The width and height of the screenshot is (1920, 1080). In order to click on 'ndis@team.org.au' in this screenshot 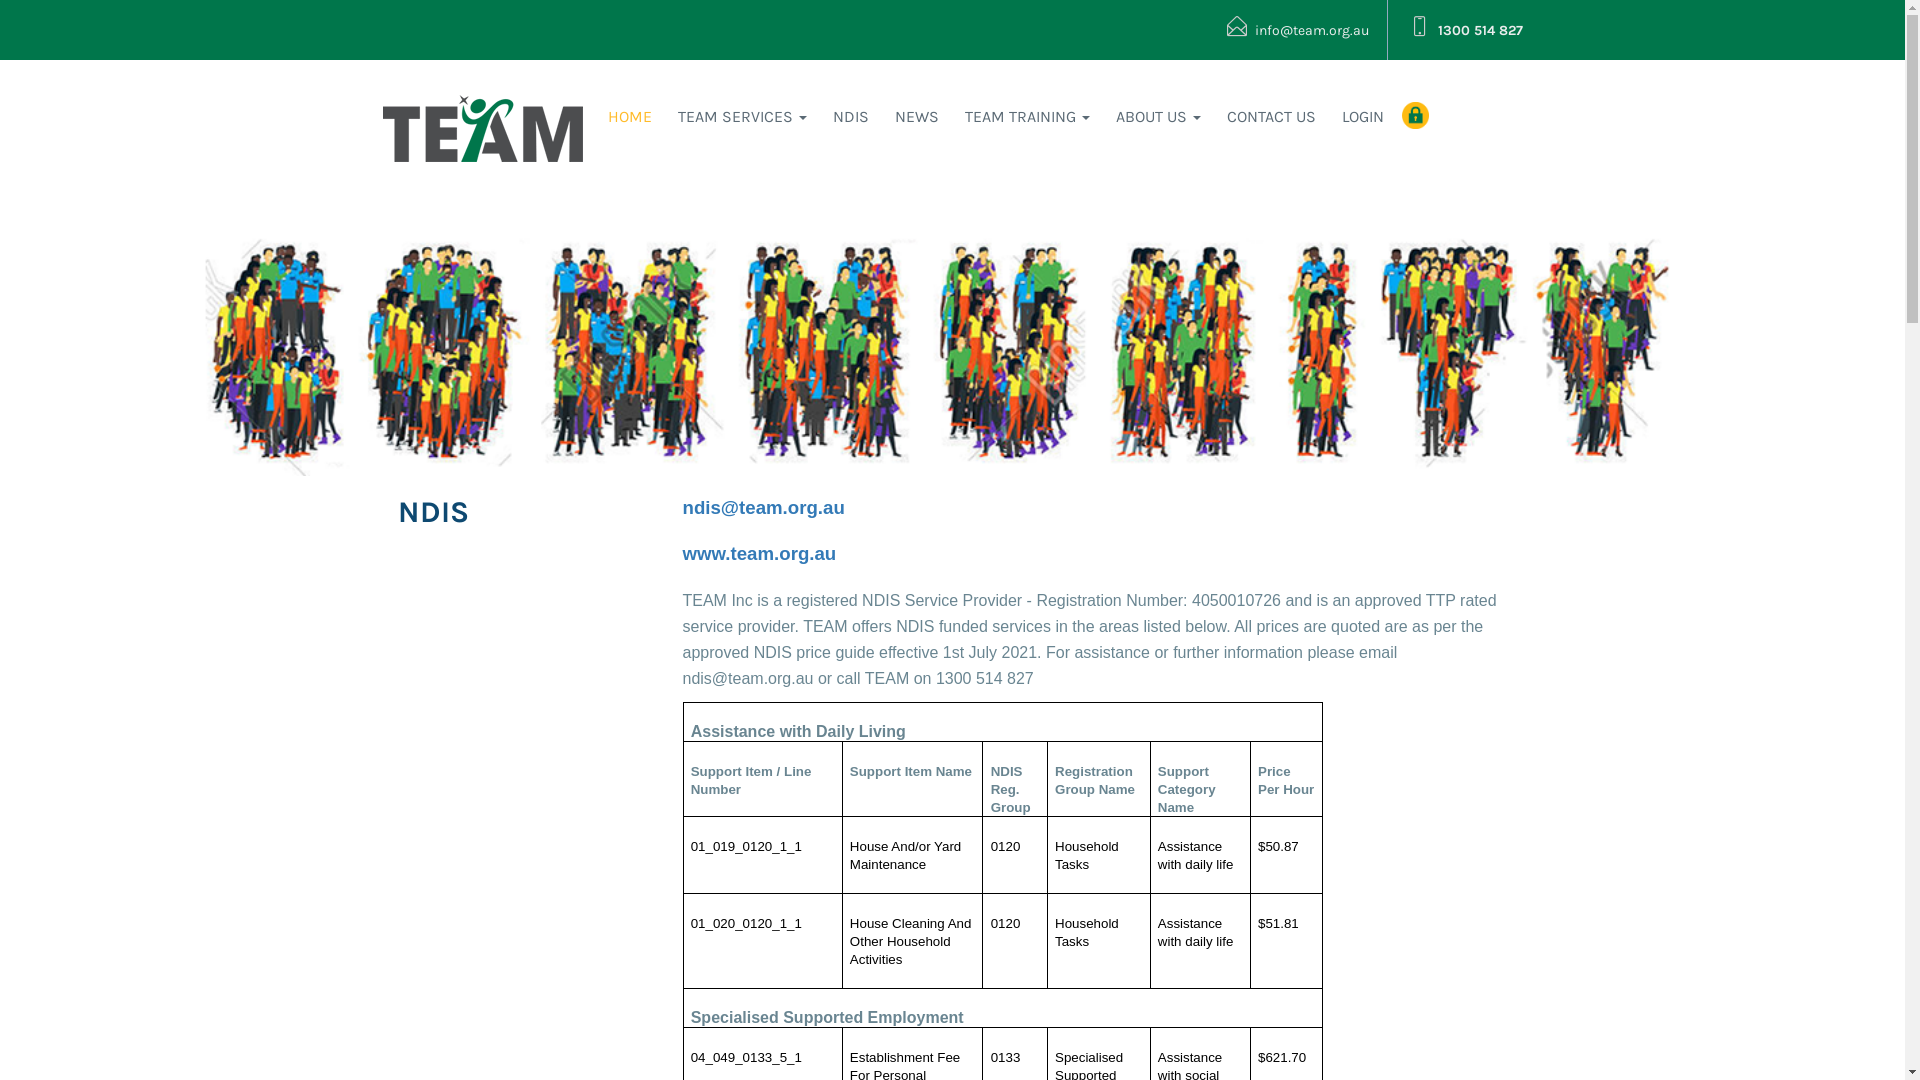, I will do `click(762, 508)`.